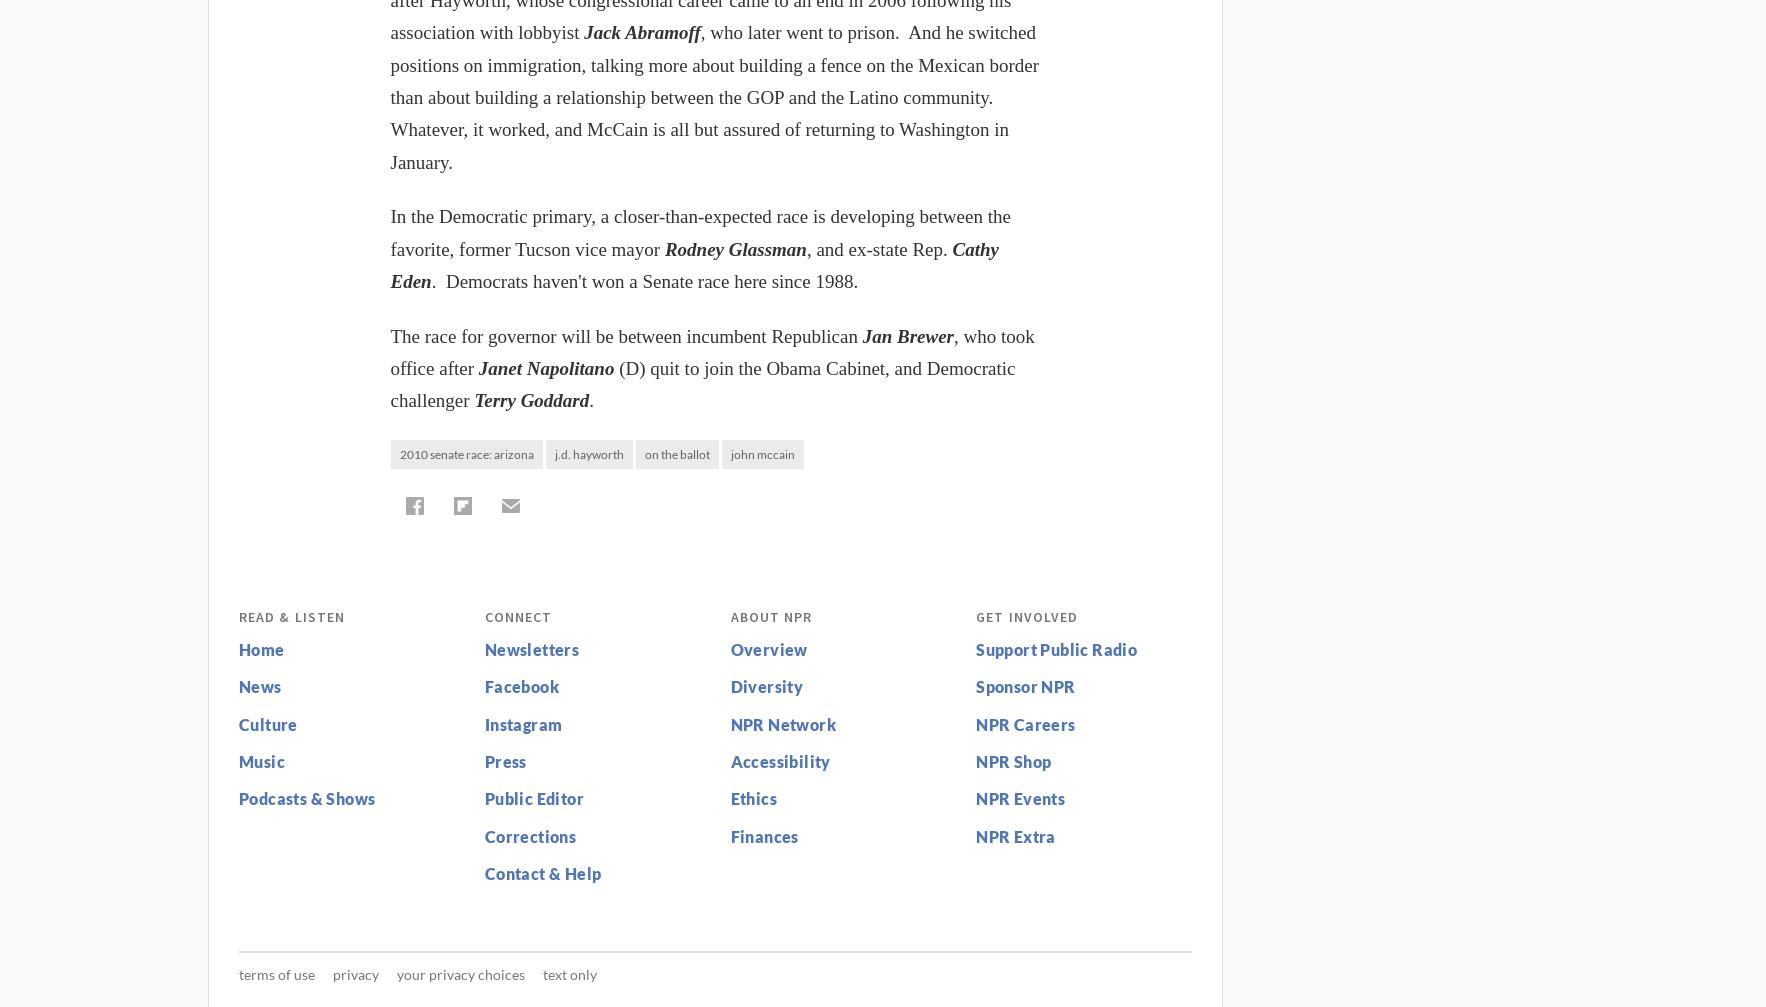  Describe the element at coordinates (355, 972) in the screenshot. I see `'Privacy'` at that location.